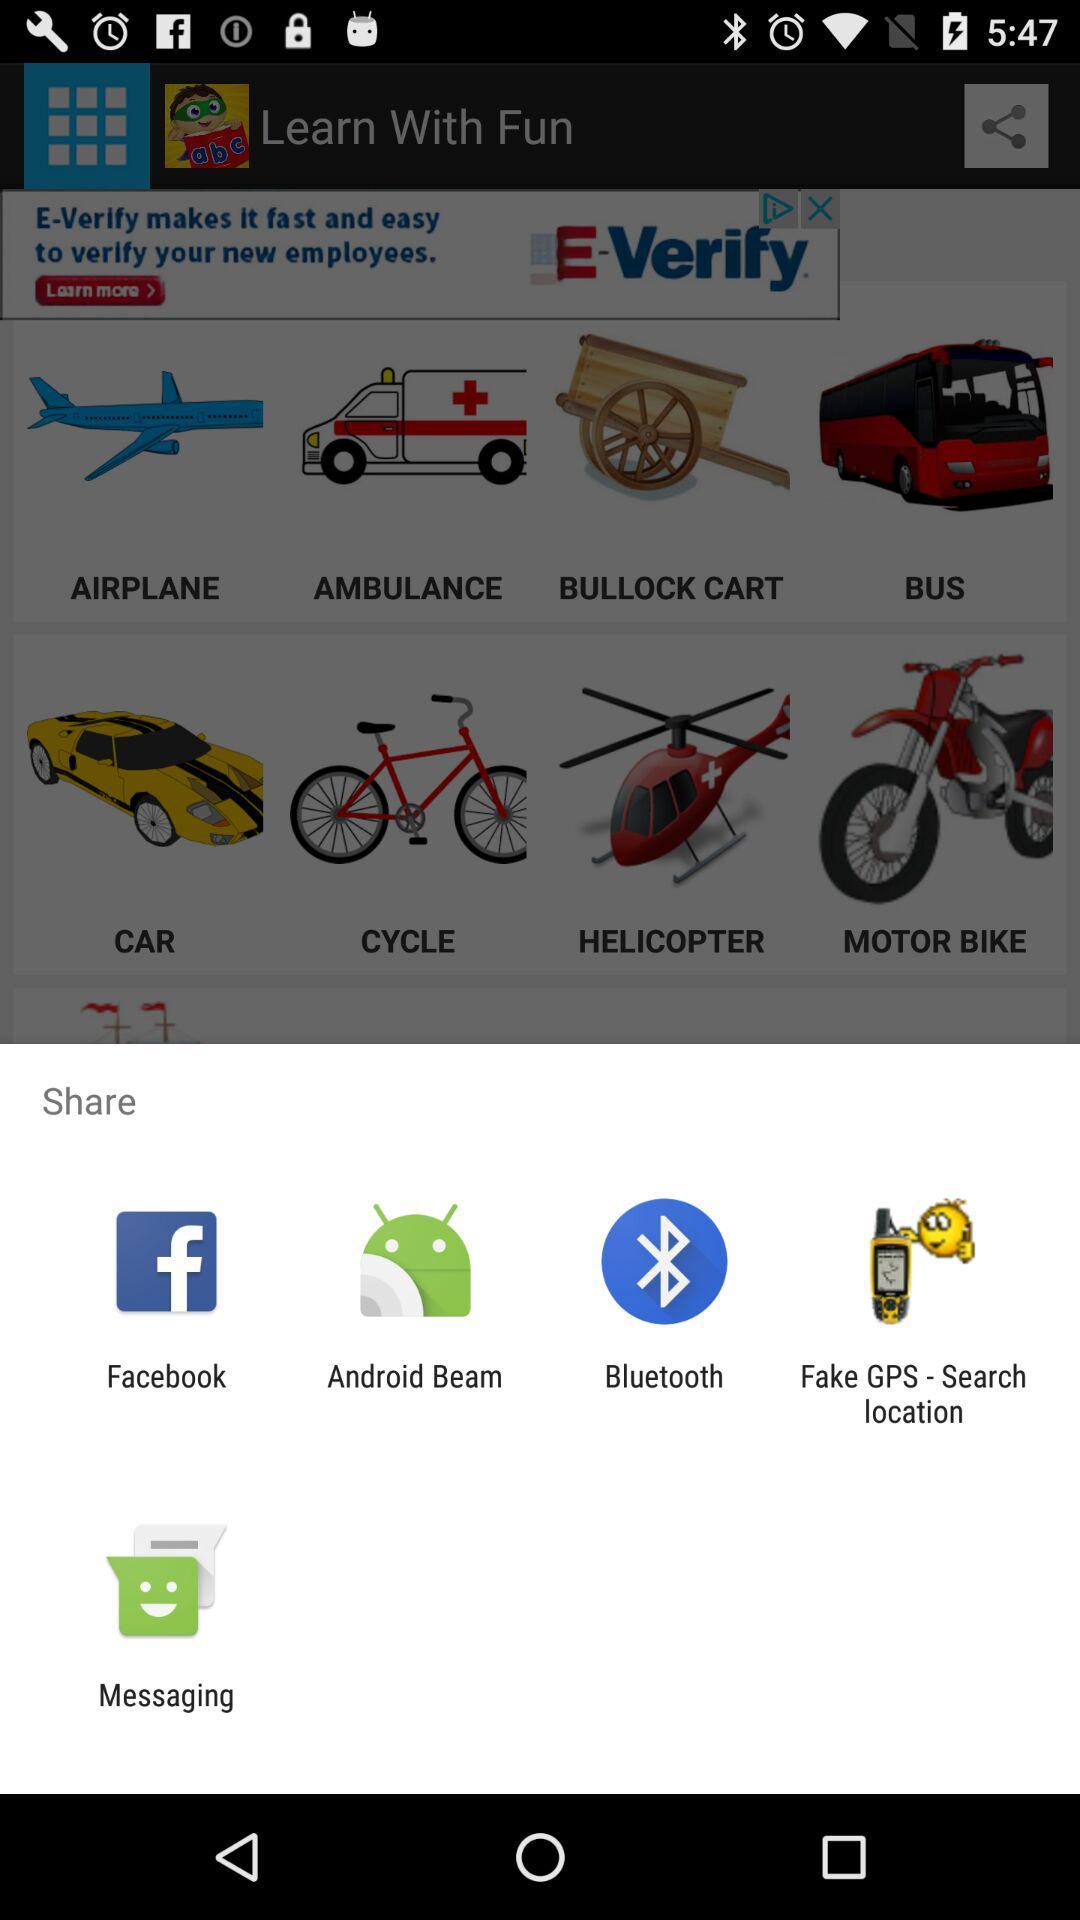 Image resolution: width=1080 pixels, height=1920 pixels. Describe the element at coordinates (414, 1392) in the screenshot. I see `android beam item` at that location.